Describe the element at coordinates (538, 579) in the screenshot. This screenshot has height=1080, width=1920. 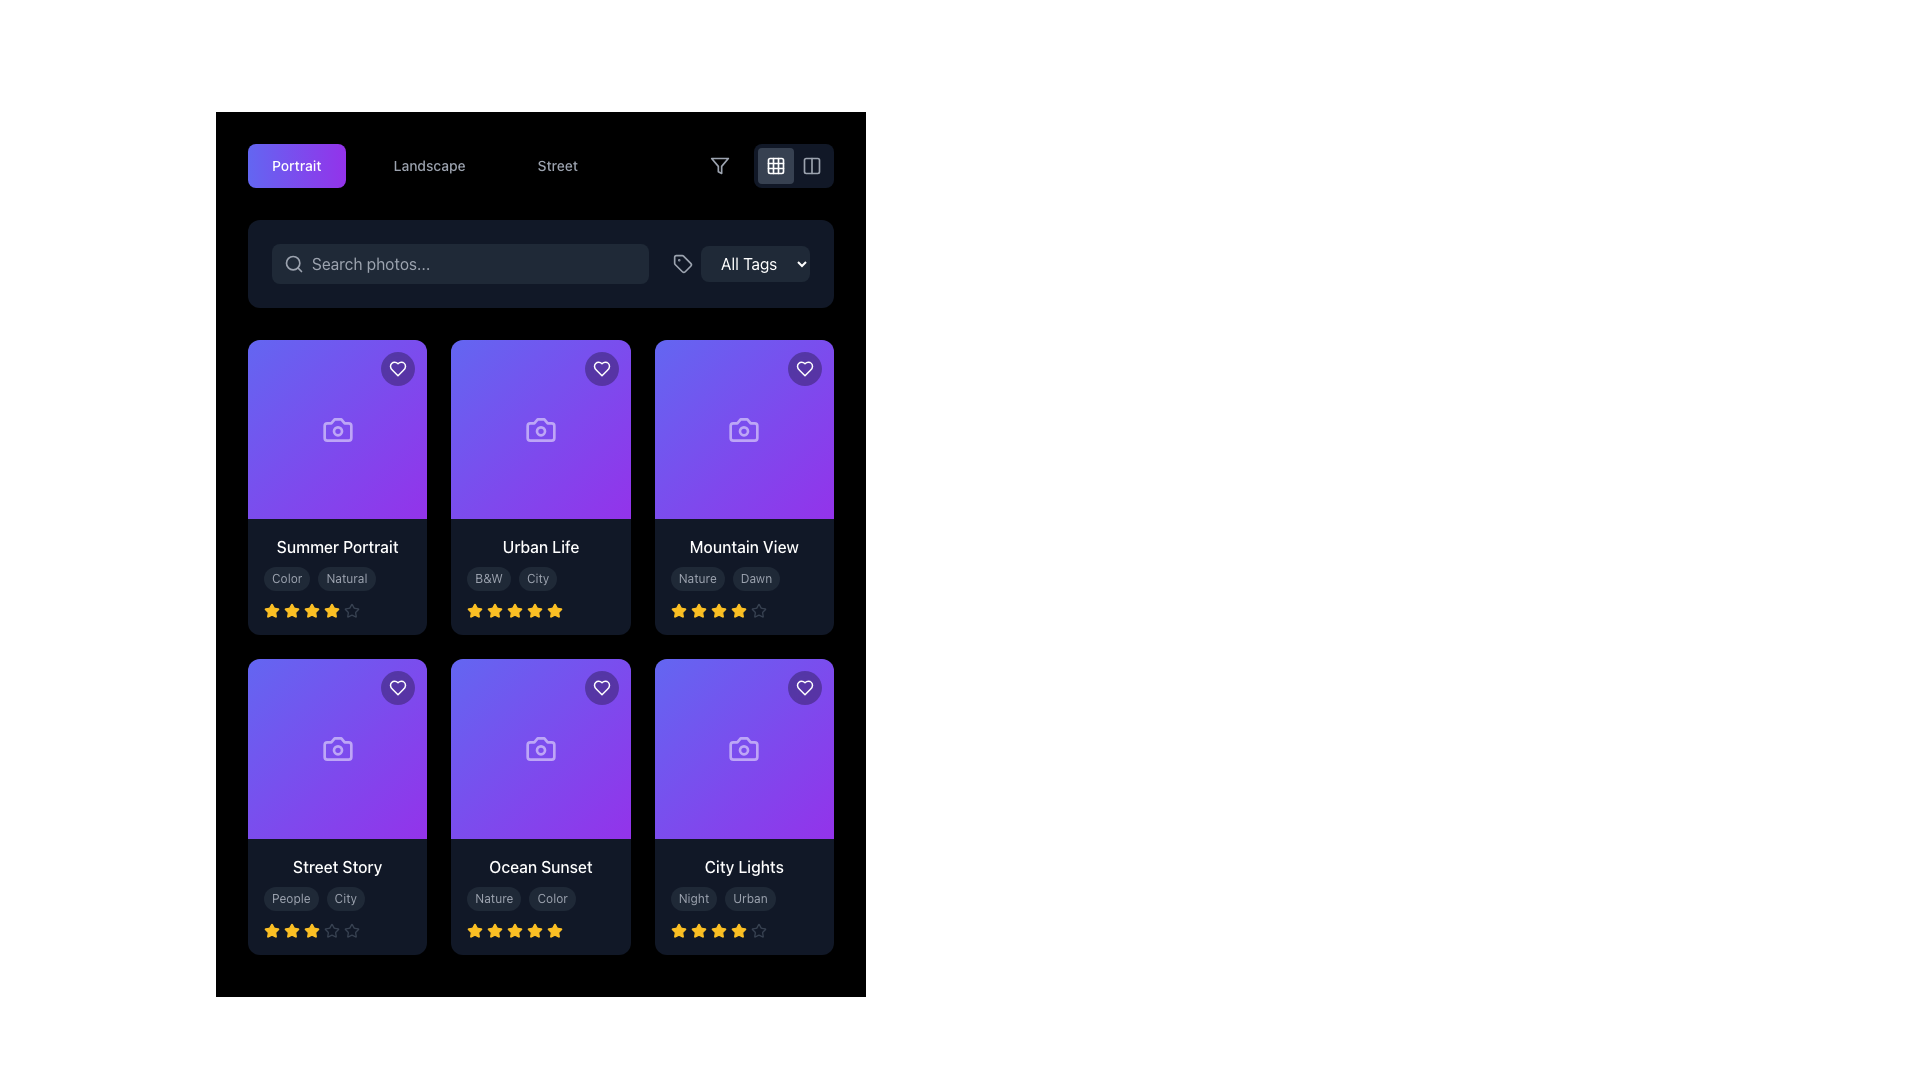
I see `the rounded tag labeled 'City' with a gray background located in the 'Urban Life' card on the second row` at that location.